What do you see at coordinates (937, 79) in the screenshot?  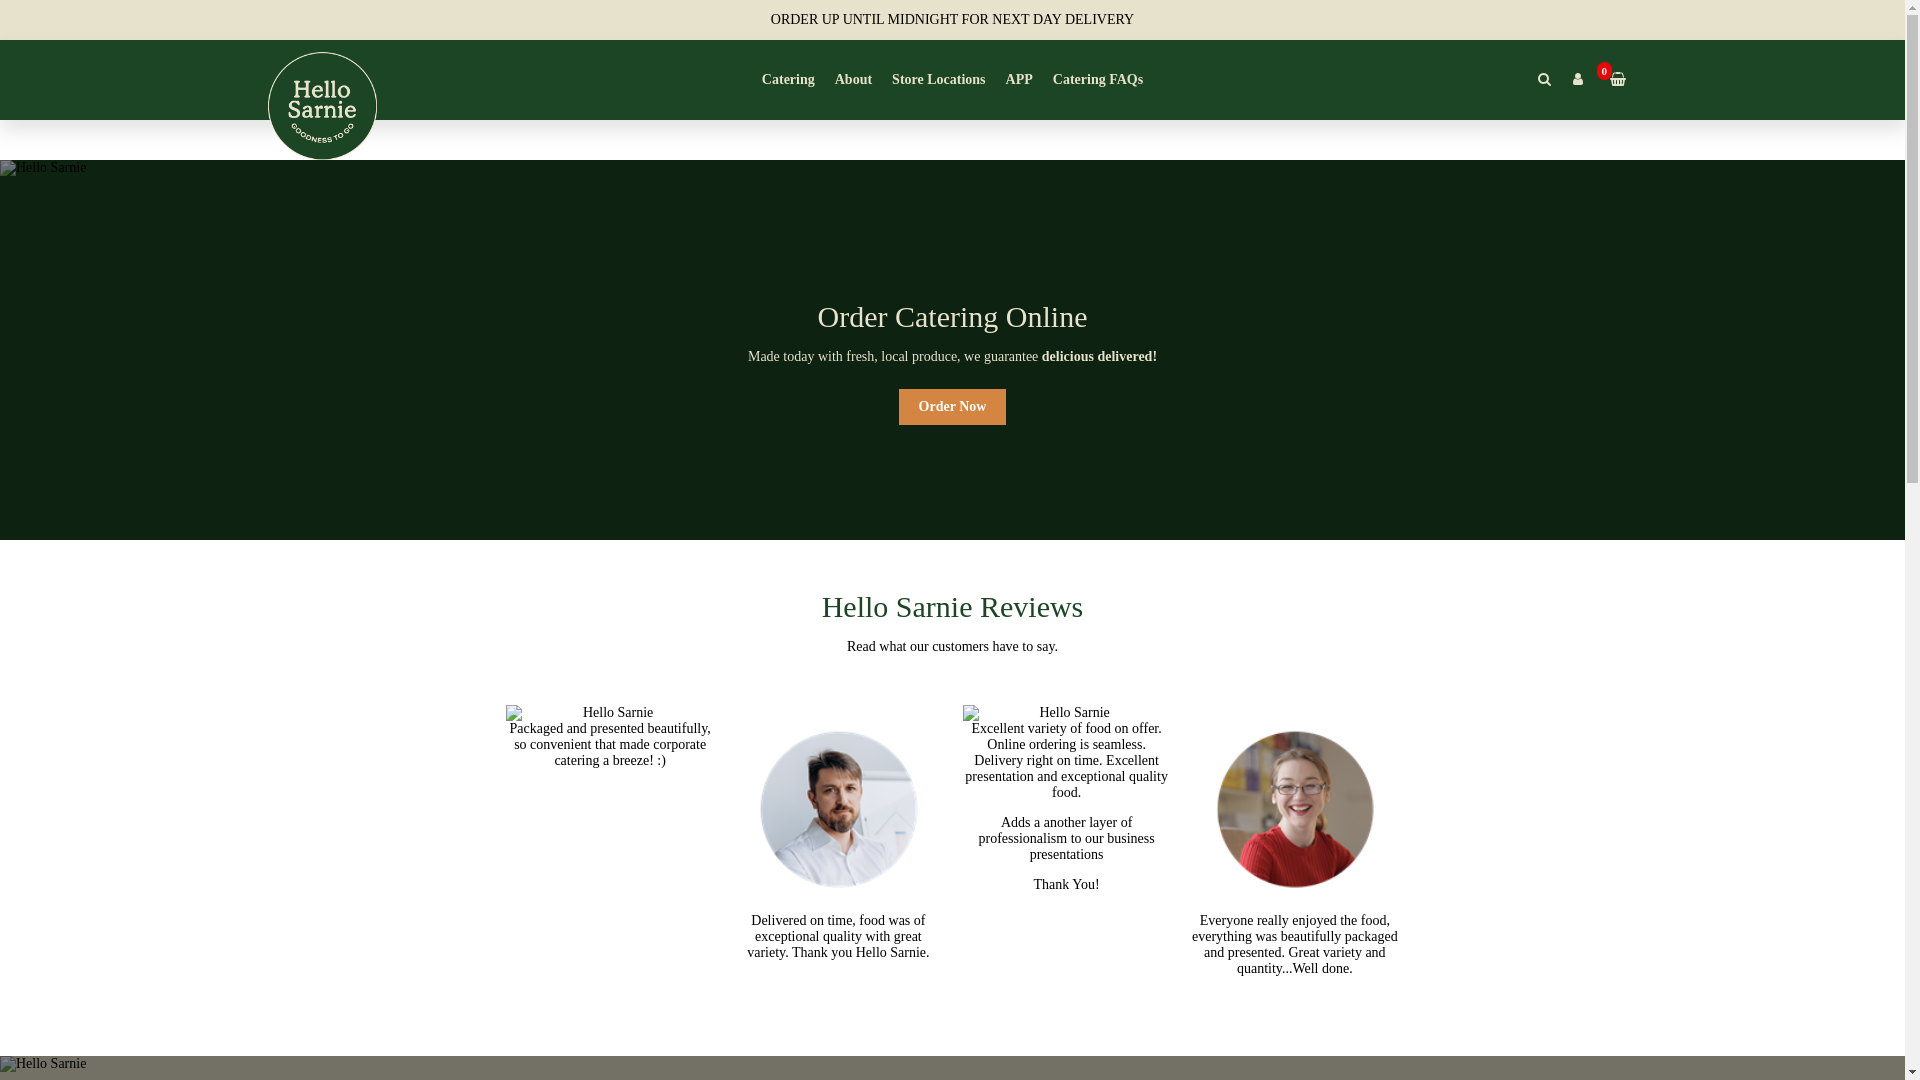 I see `'Store Locations'` at bounding box center [937, 79].